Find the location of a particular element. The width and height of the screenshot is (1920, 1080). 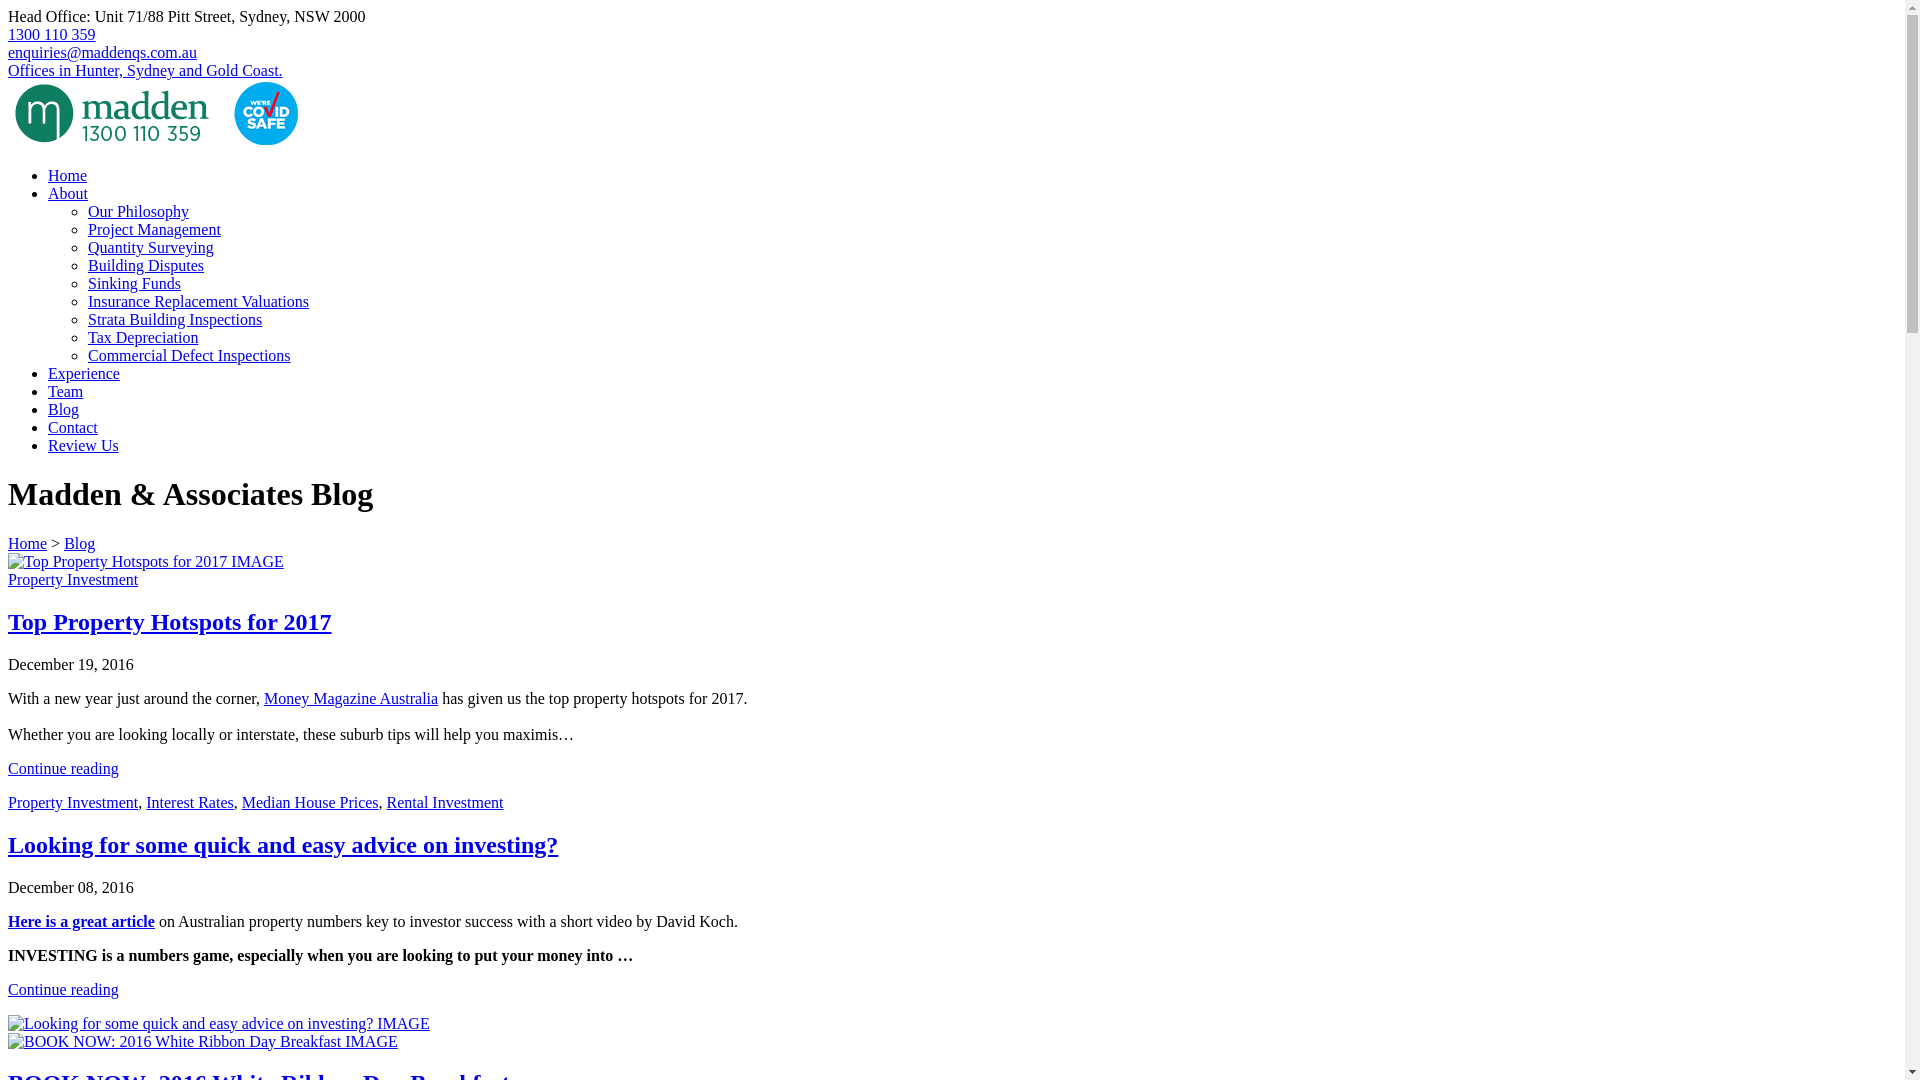

'Strata Building Inspections' is located at coordinates (86, 318).